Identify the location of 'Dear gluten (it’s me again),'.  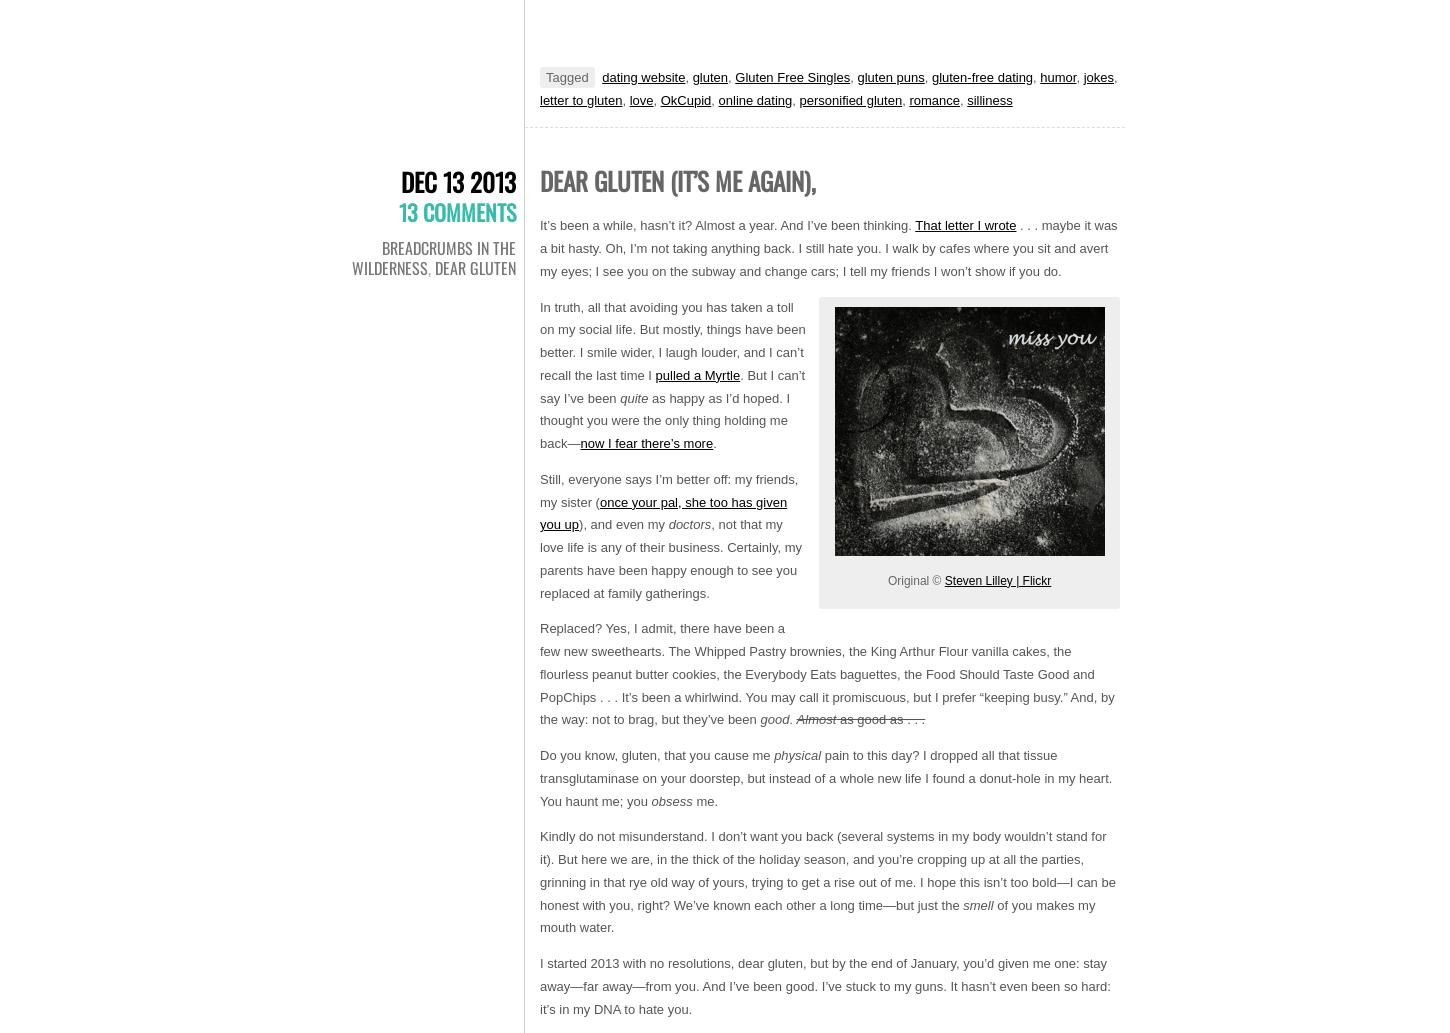
(677, 179).